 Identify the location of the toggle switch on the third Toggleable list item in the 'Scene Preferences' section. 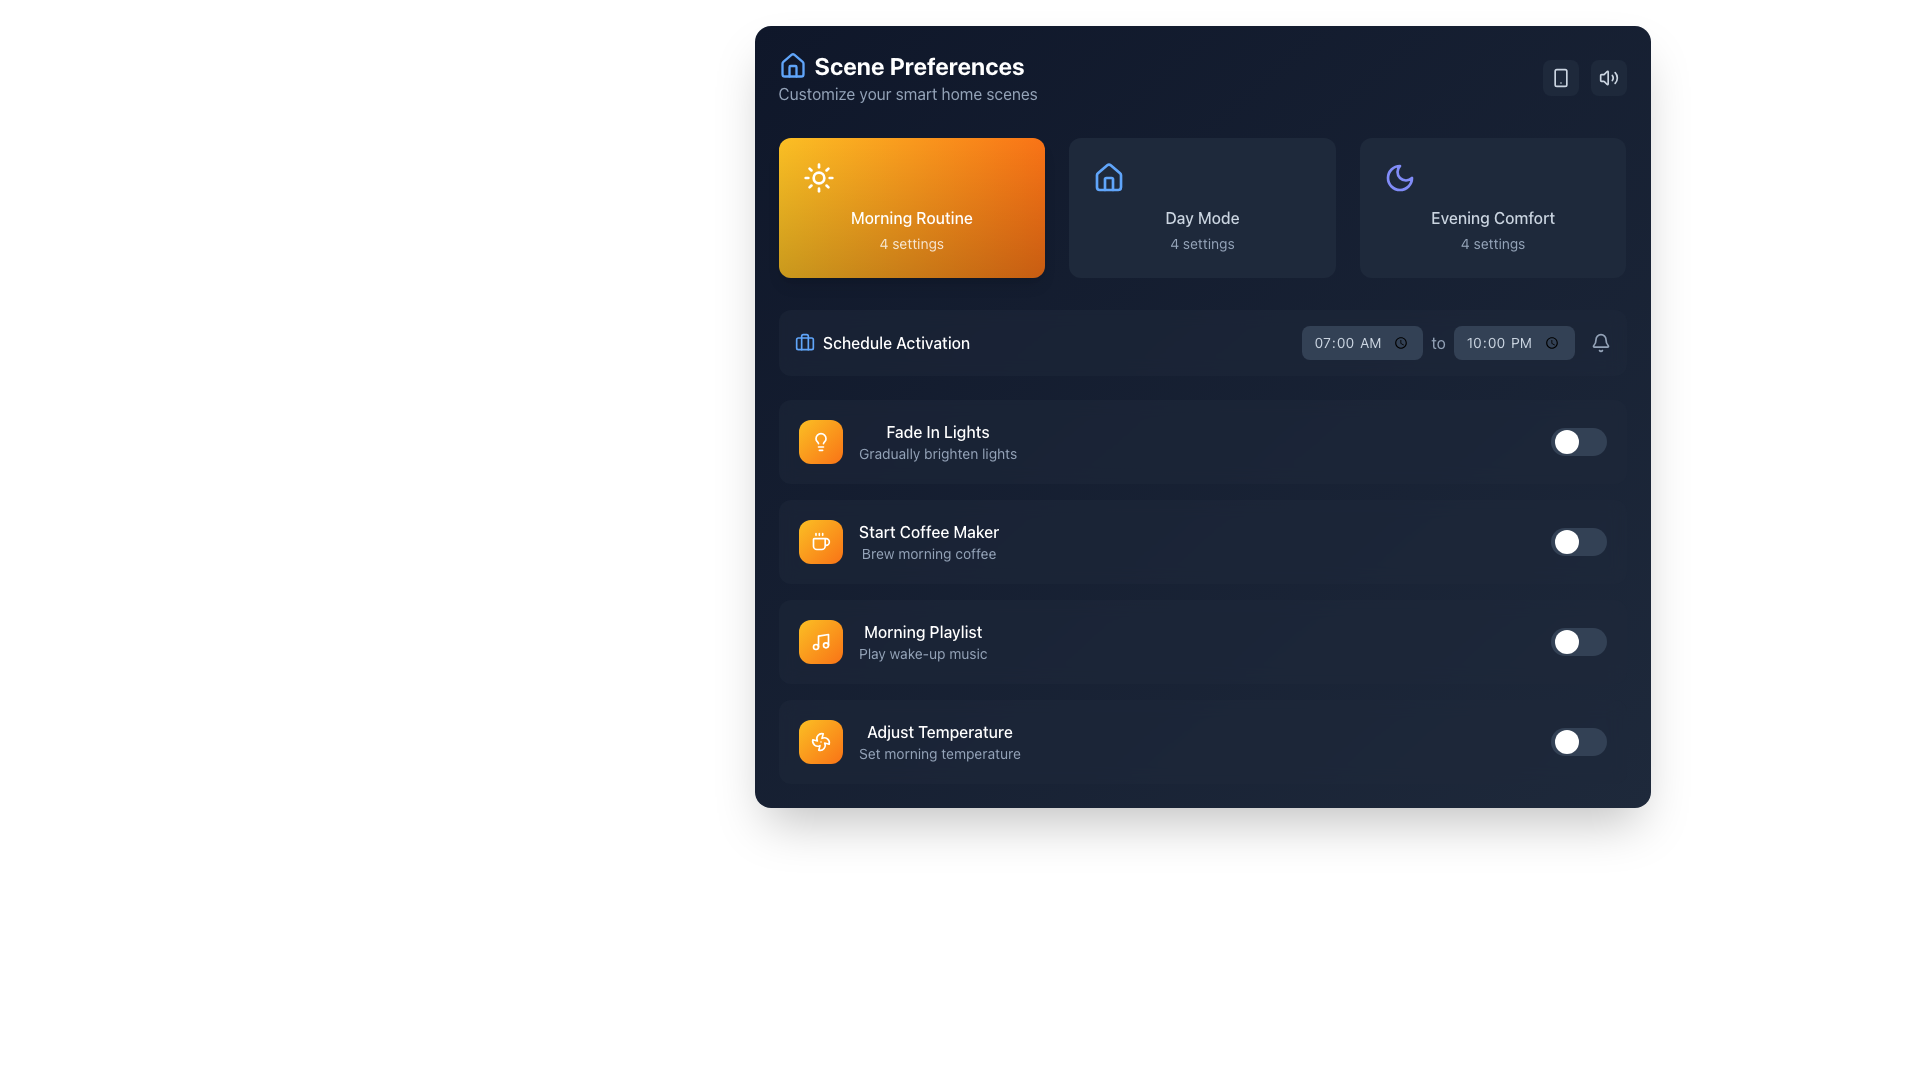
(1201, 641).